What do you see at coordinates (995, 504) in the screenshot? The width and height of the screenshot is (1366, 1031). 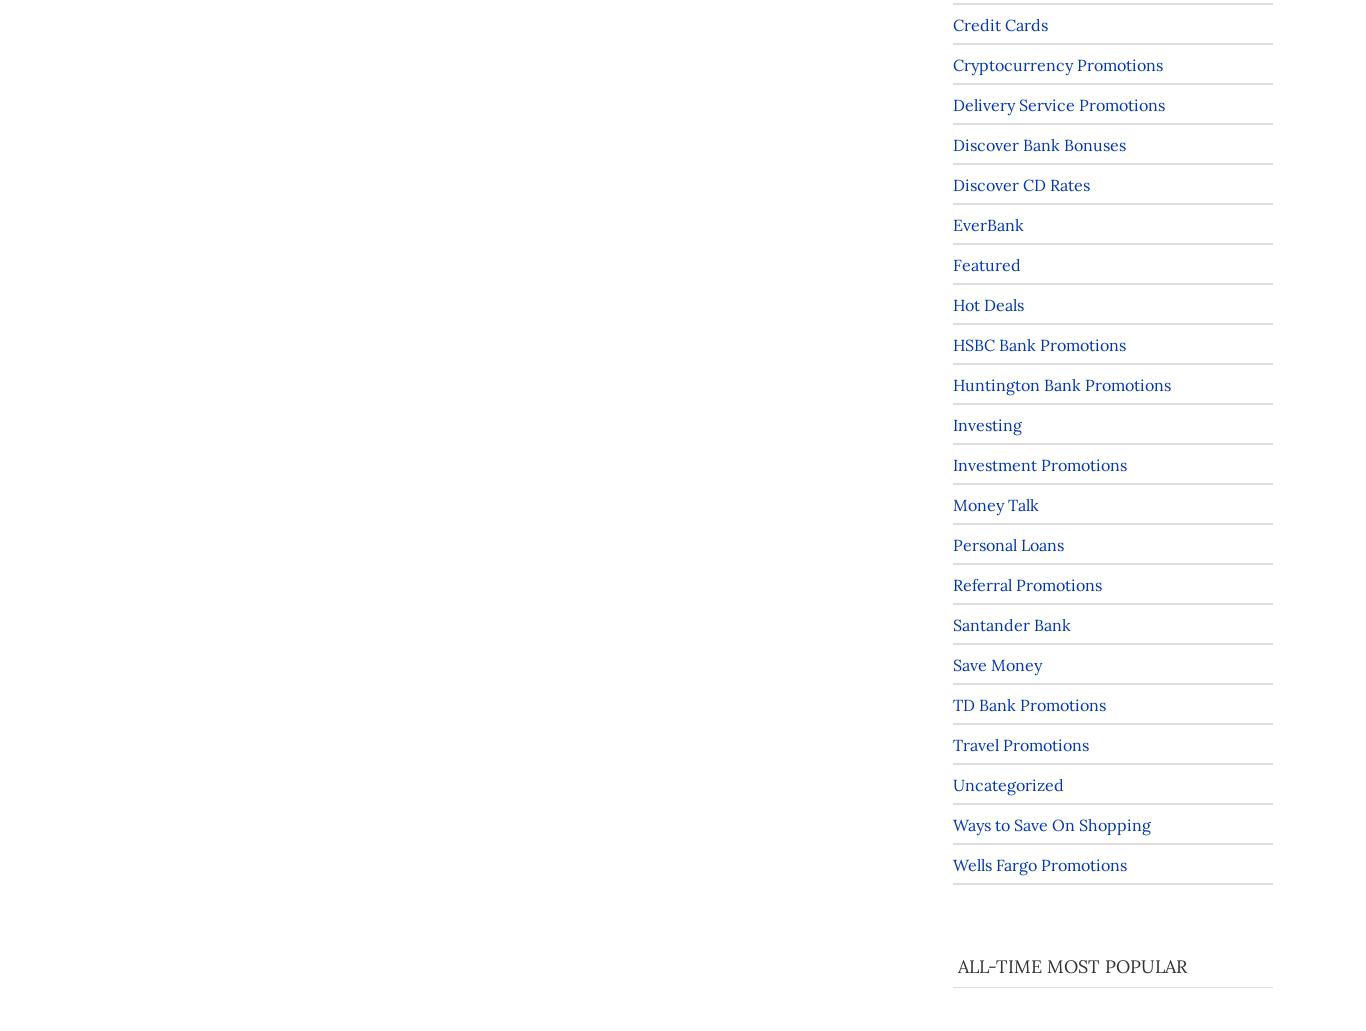 I see `'Money Talk'` at bounding box center [995, 504].